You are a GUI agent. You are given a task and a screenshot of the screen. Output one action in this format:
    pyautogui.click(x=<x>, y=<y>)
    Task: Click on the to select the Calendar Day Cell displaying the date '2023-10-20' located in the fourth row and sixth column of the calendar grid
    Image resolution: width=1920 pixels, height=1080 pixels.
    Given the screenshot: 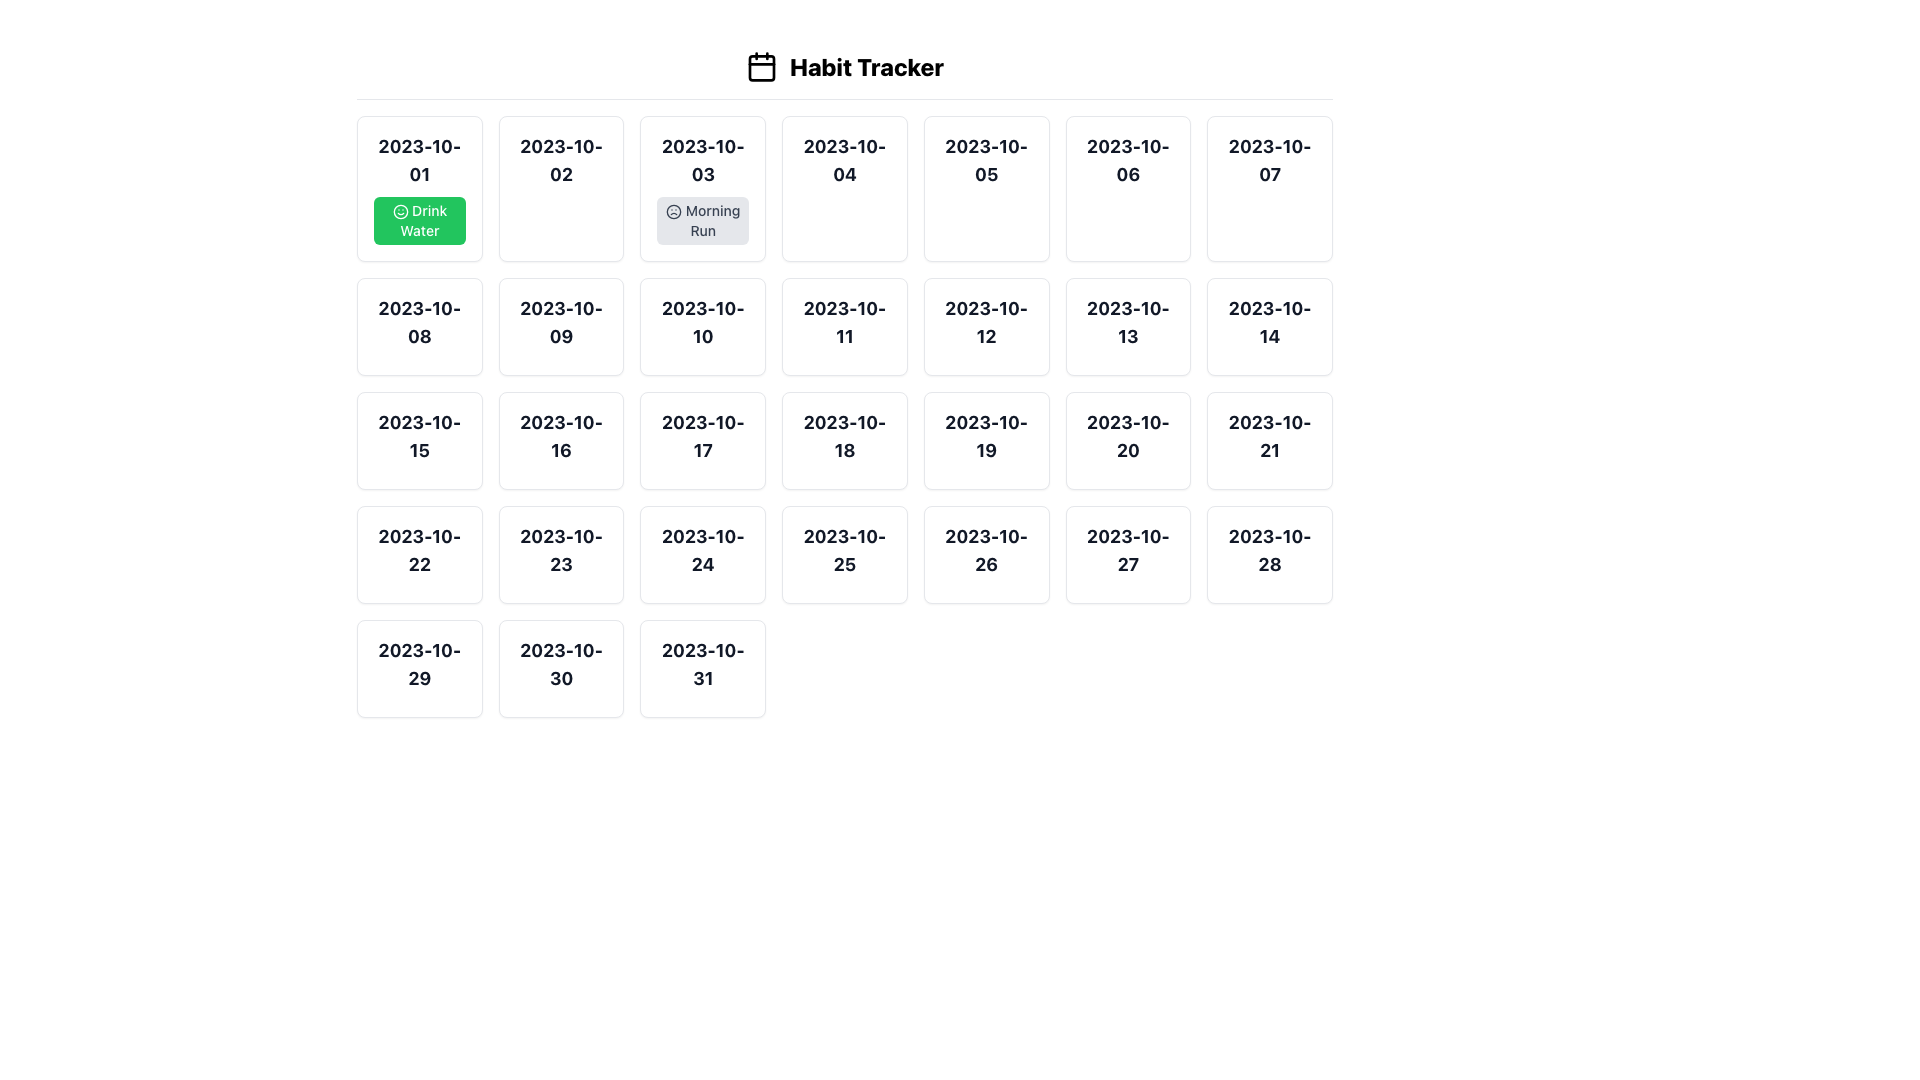 What is the action you would take?
    pyautogui.click(x=1128, y=439)
    